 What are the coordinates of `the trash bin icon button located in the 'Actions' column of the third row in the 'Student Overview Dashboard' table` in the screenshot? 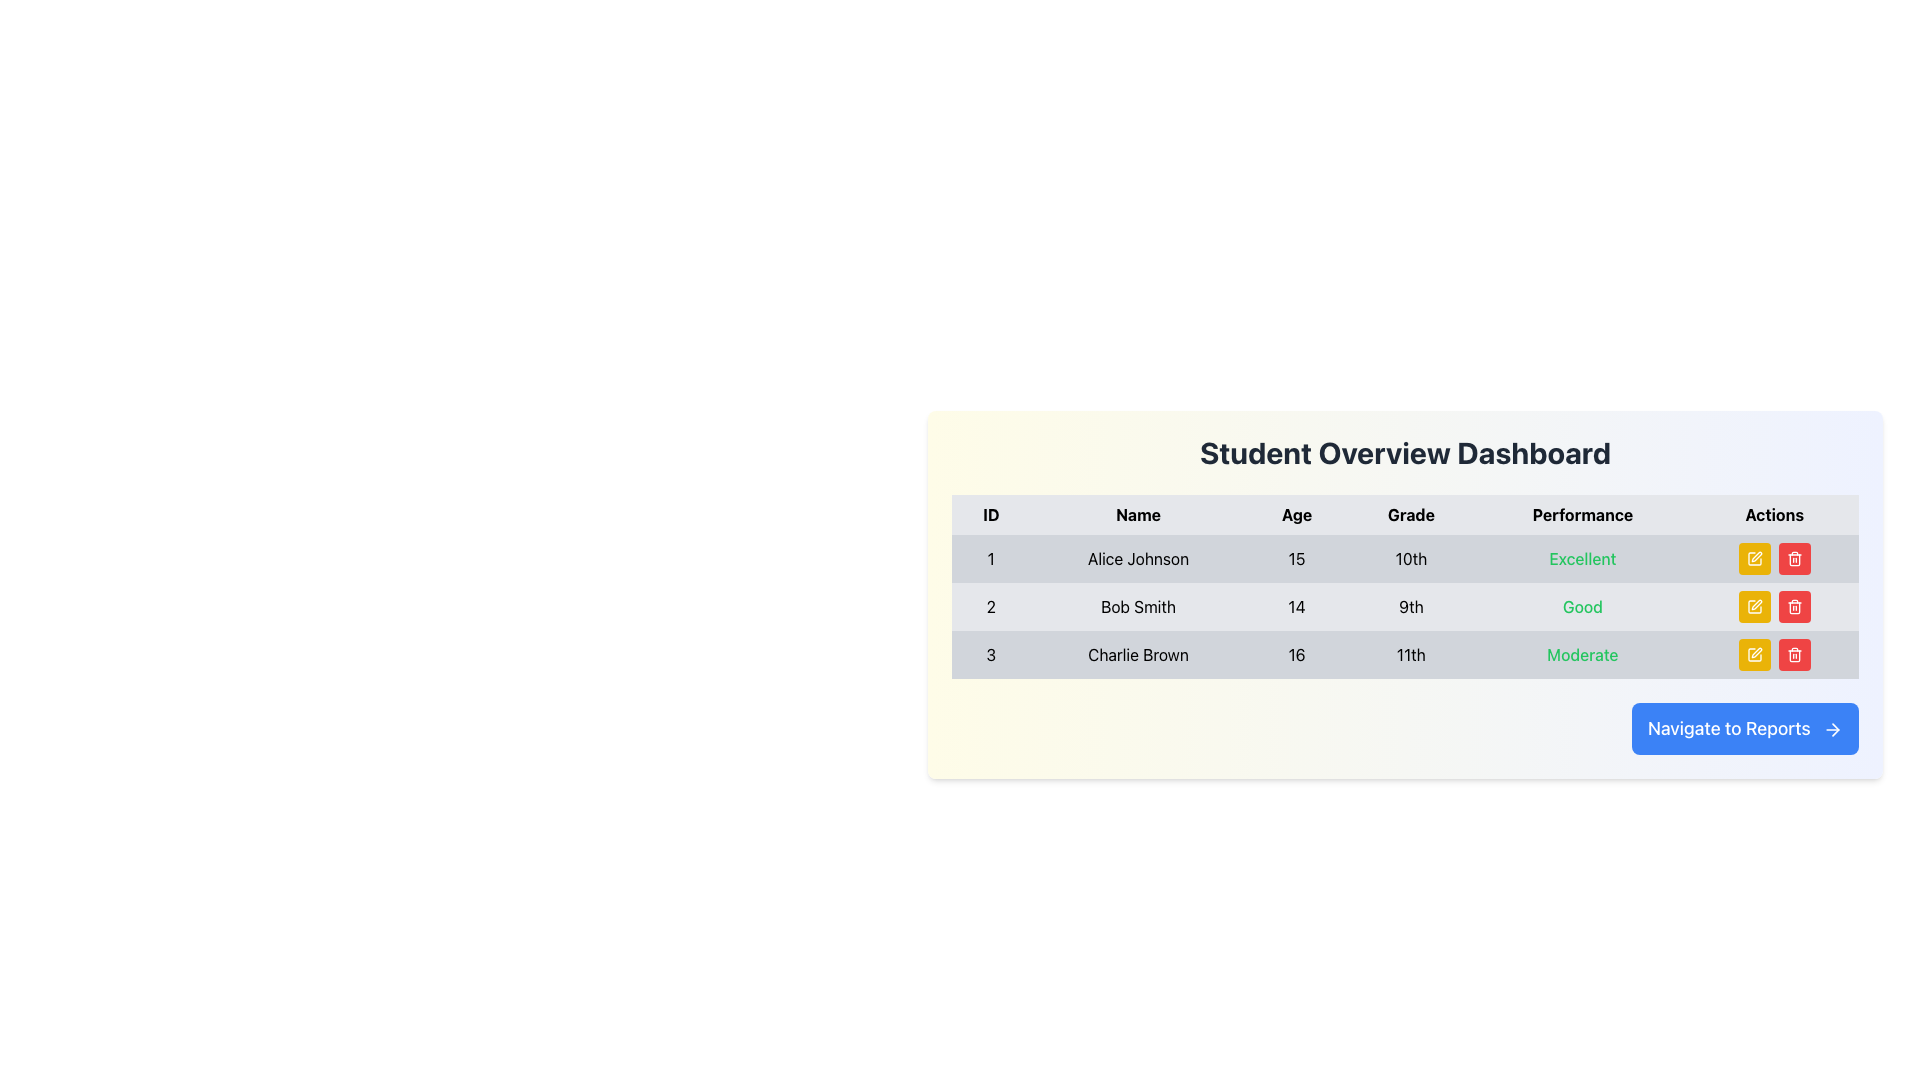 It's located at (1794, 655).